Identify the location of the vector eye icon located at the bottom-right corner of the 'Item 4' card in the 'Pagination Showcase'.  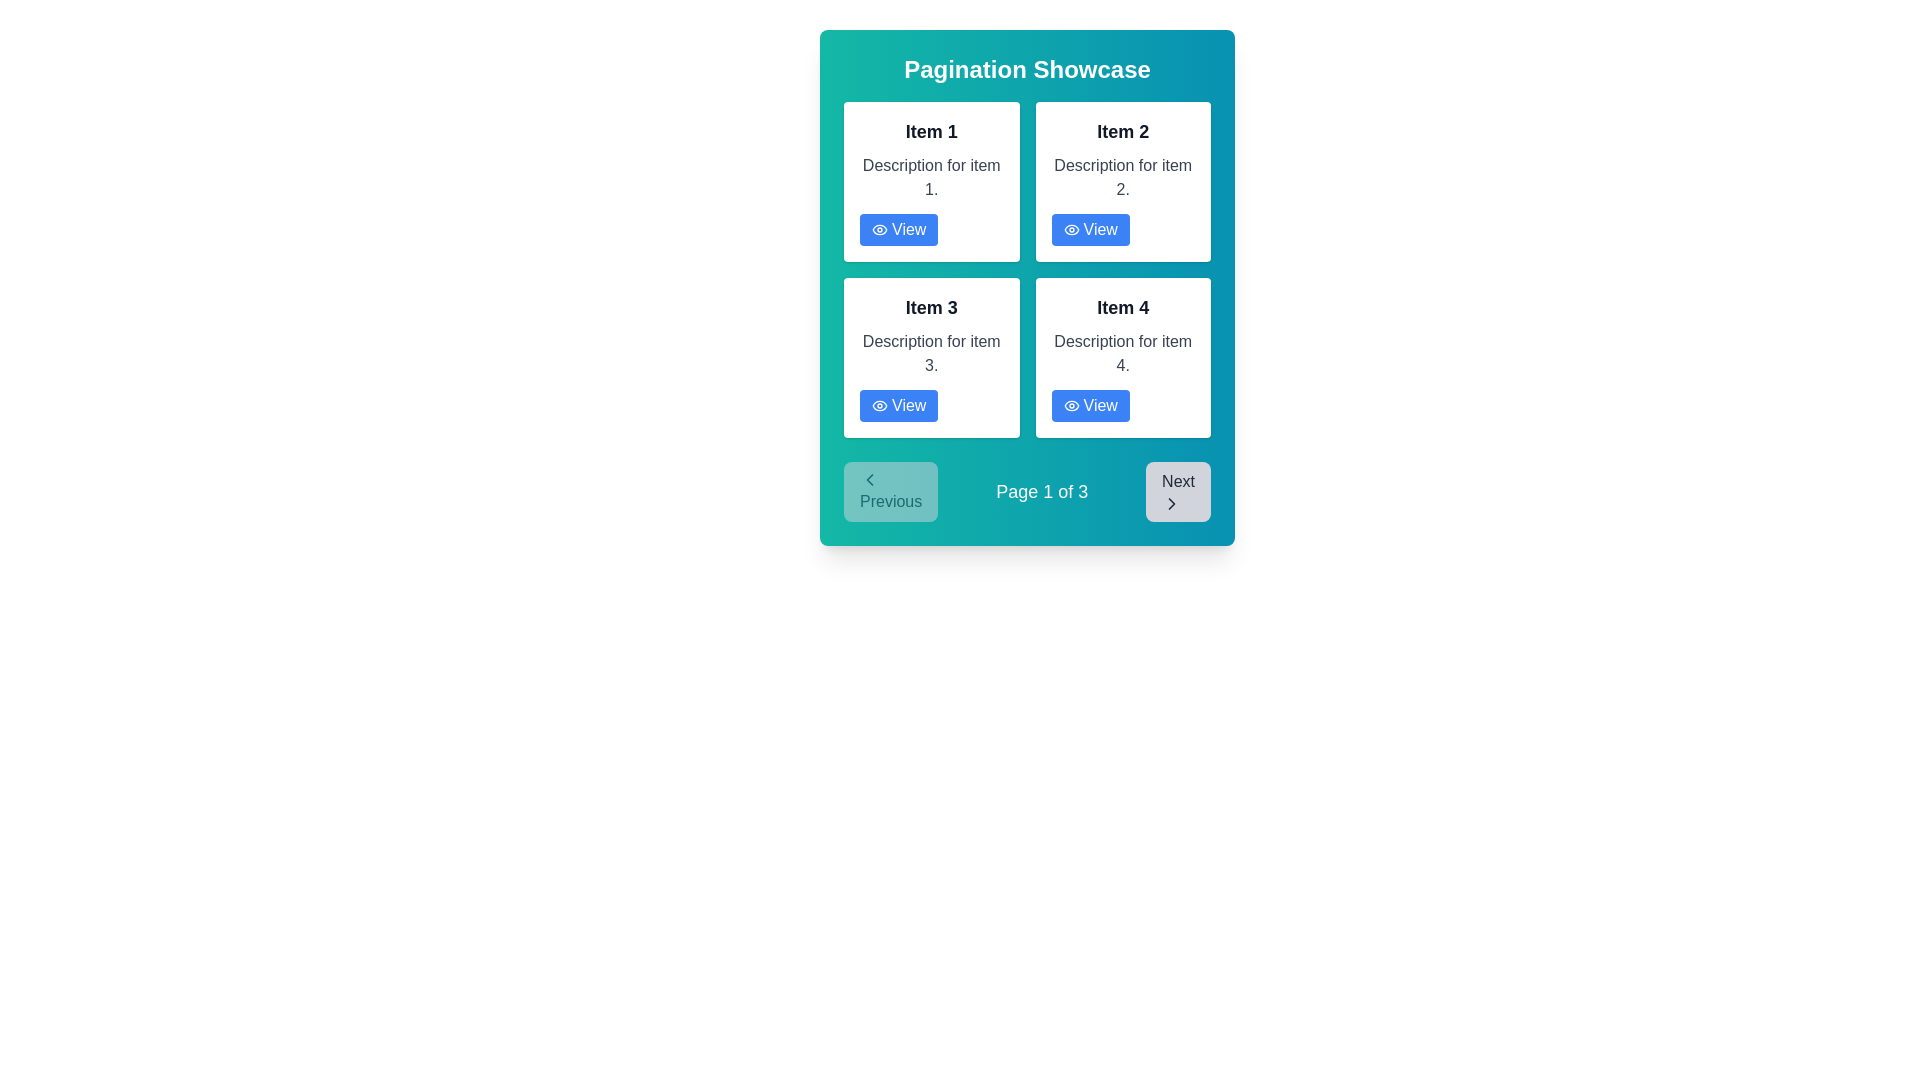
(1070, 405).